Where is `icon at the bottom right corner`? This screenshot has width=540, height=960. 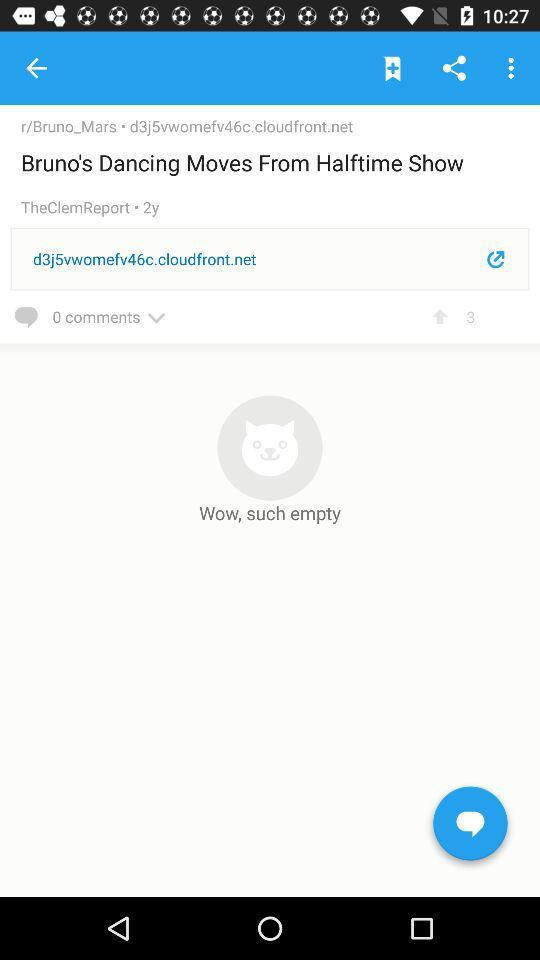
icon at the bottom right corner is located at coordinates (470, 827).